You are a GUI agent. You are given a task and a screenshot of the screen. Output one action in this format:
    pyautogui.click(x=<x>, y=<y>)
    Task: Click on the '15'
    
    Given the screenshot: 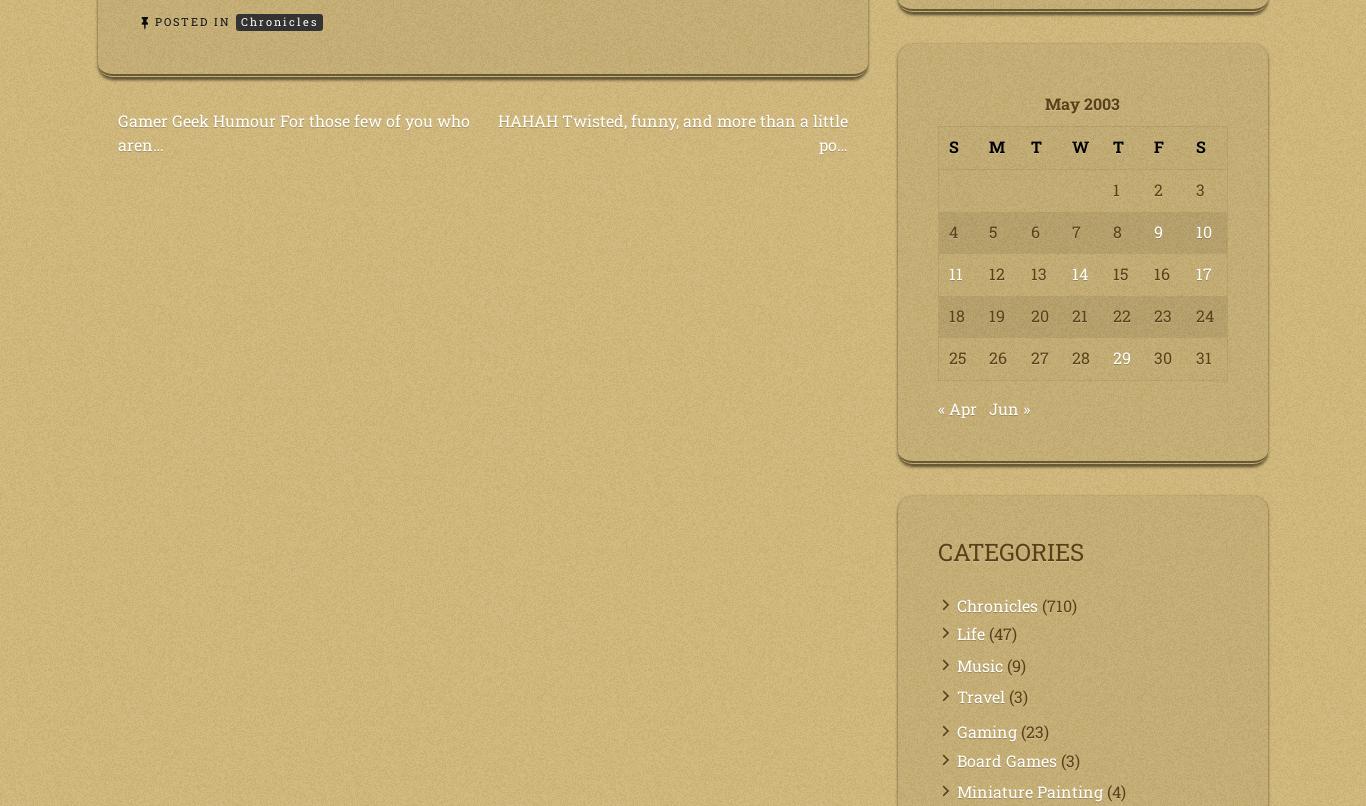 What is the action you would take?
    pyautogui.click(x=1119, y=272)
    